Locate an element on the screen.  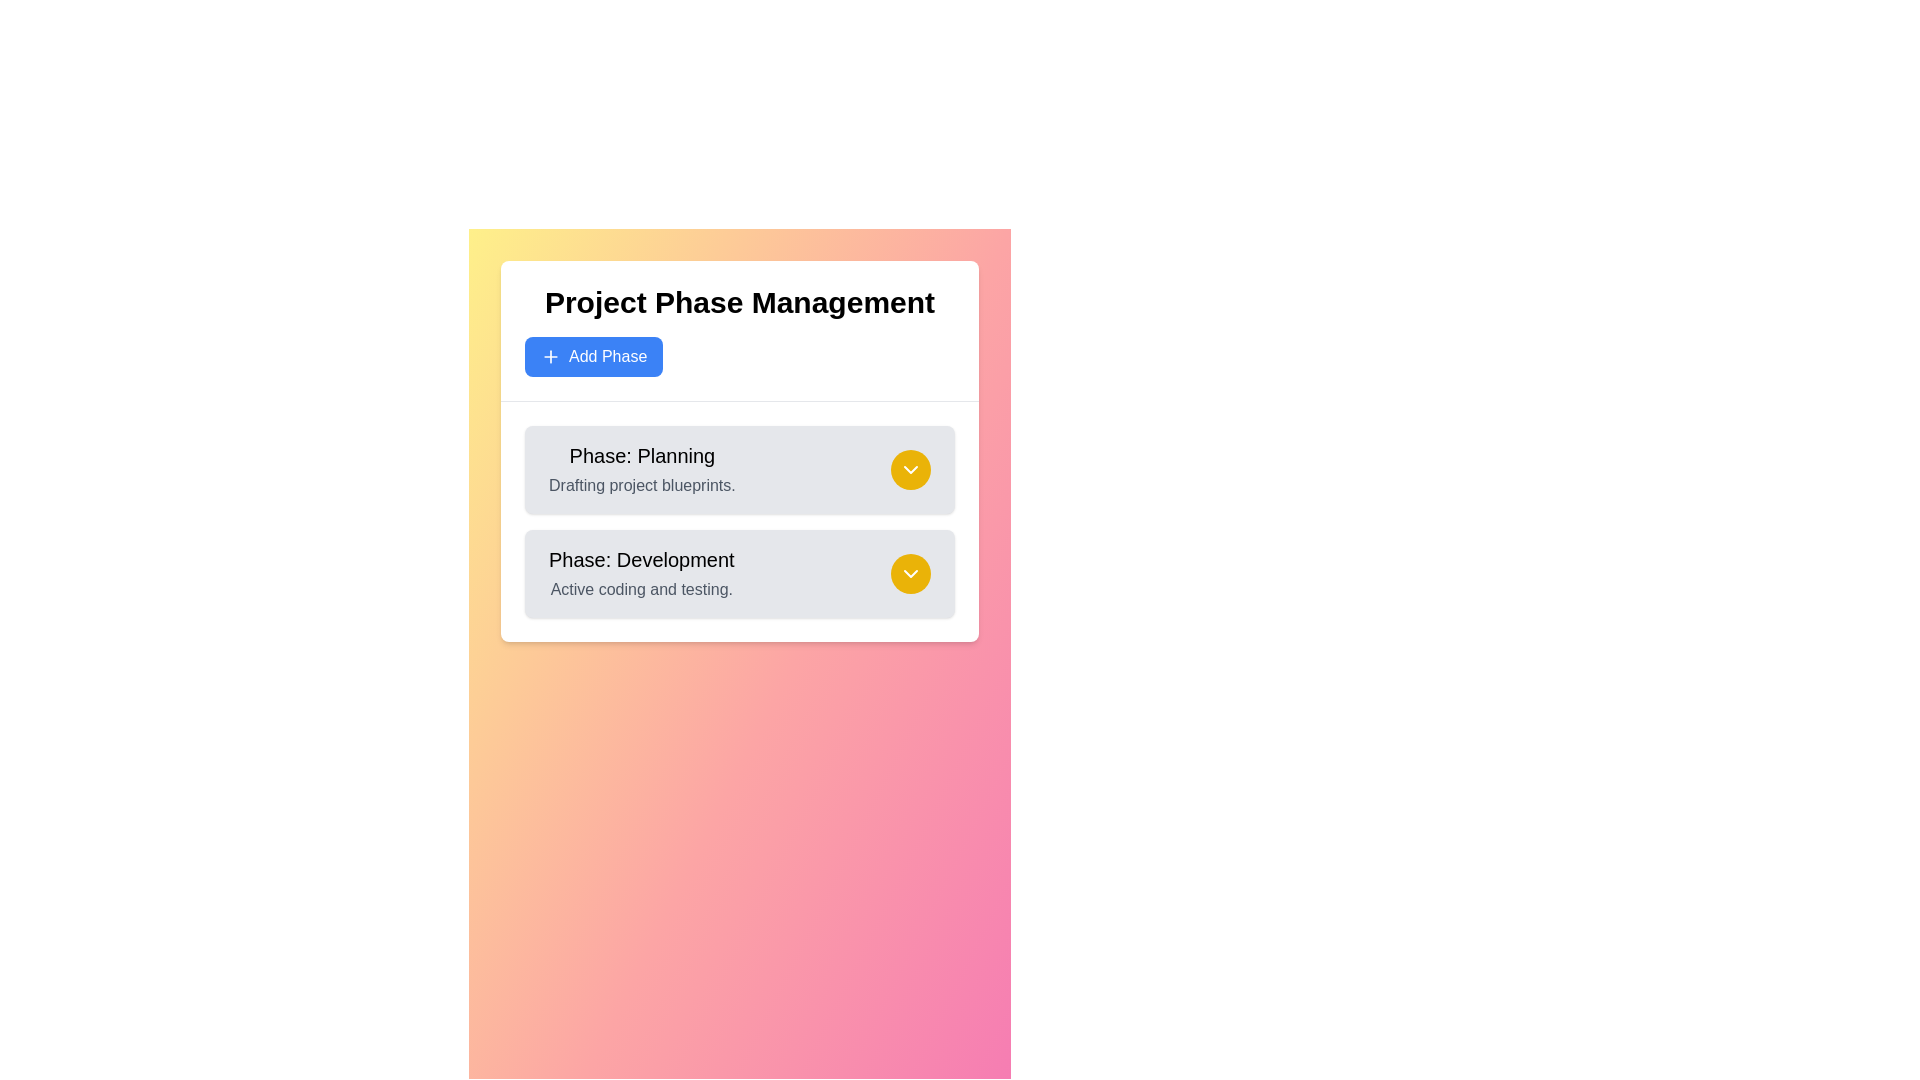
the 'Development' text label that indicates the current phase of the project in the project management interface is located at coordinates (641, 559).